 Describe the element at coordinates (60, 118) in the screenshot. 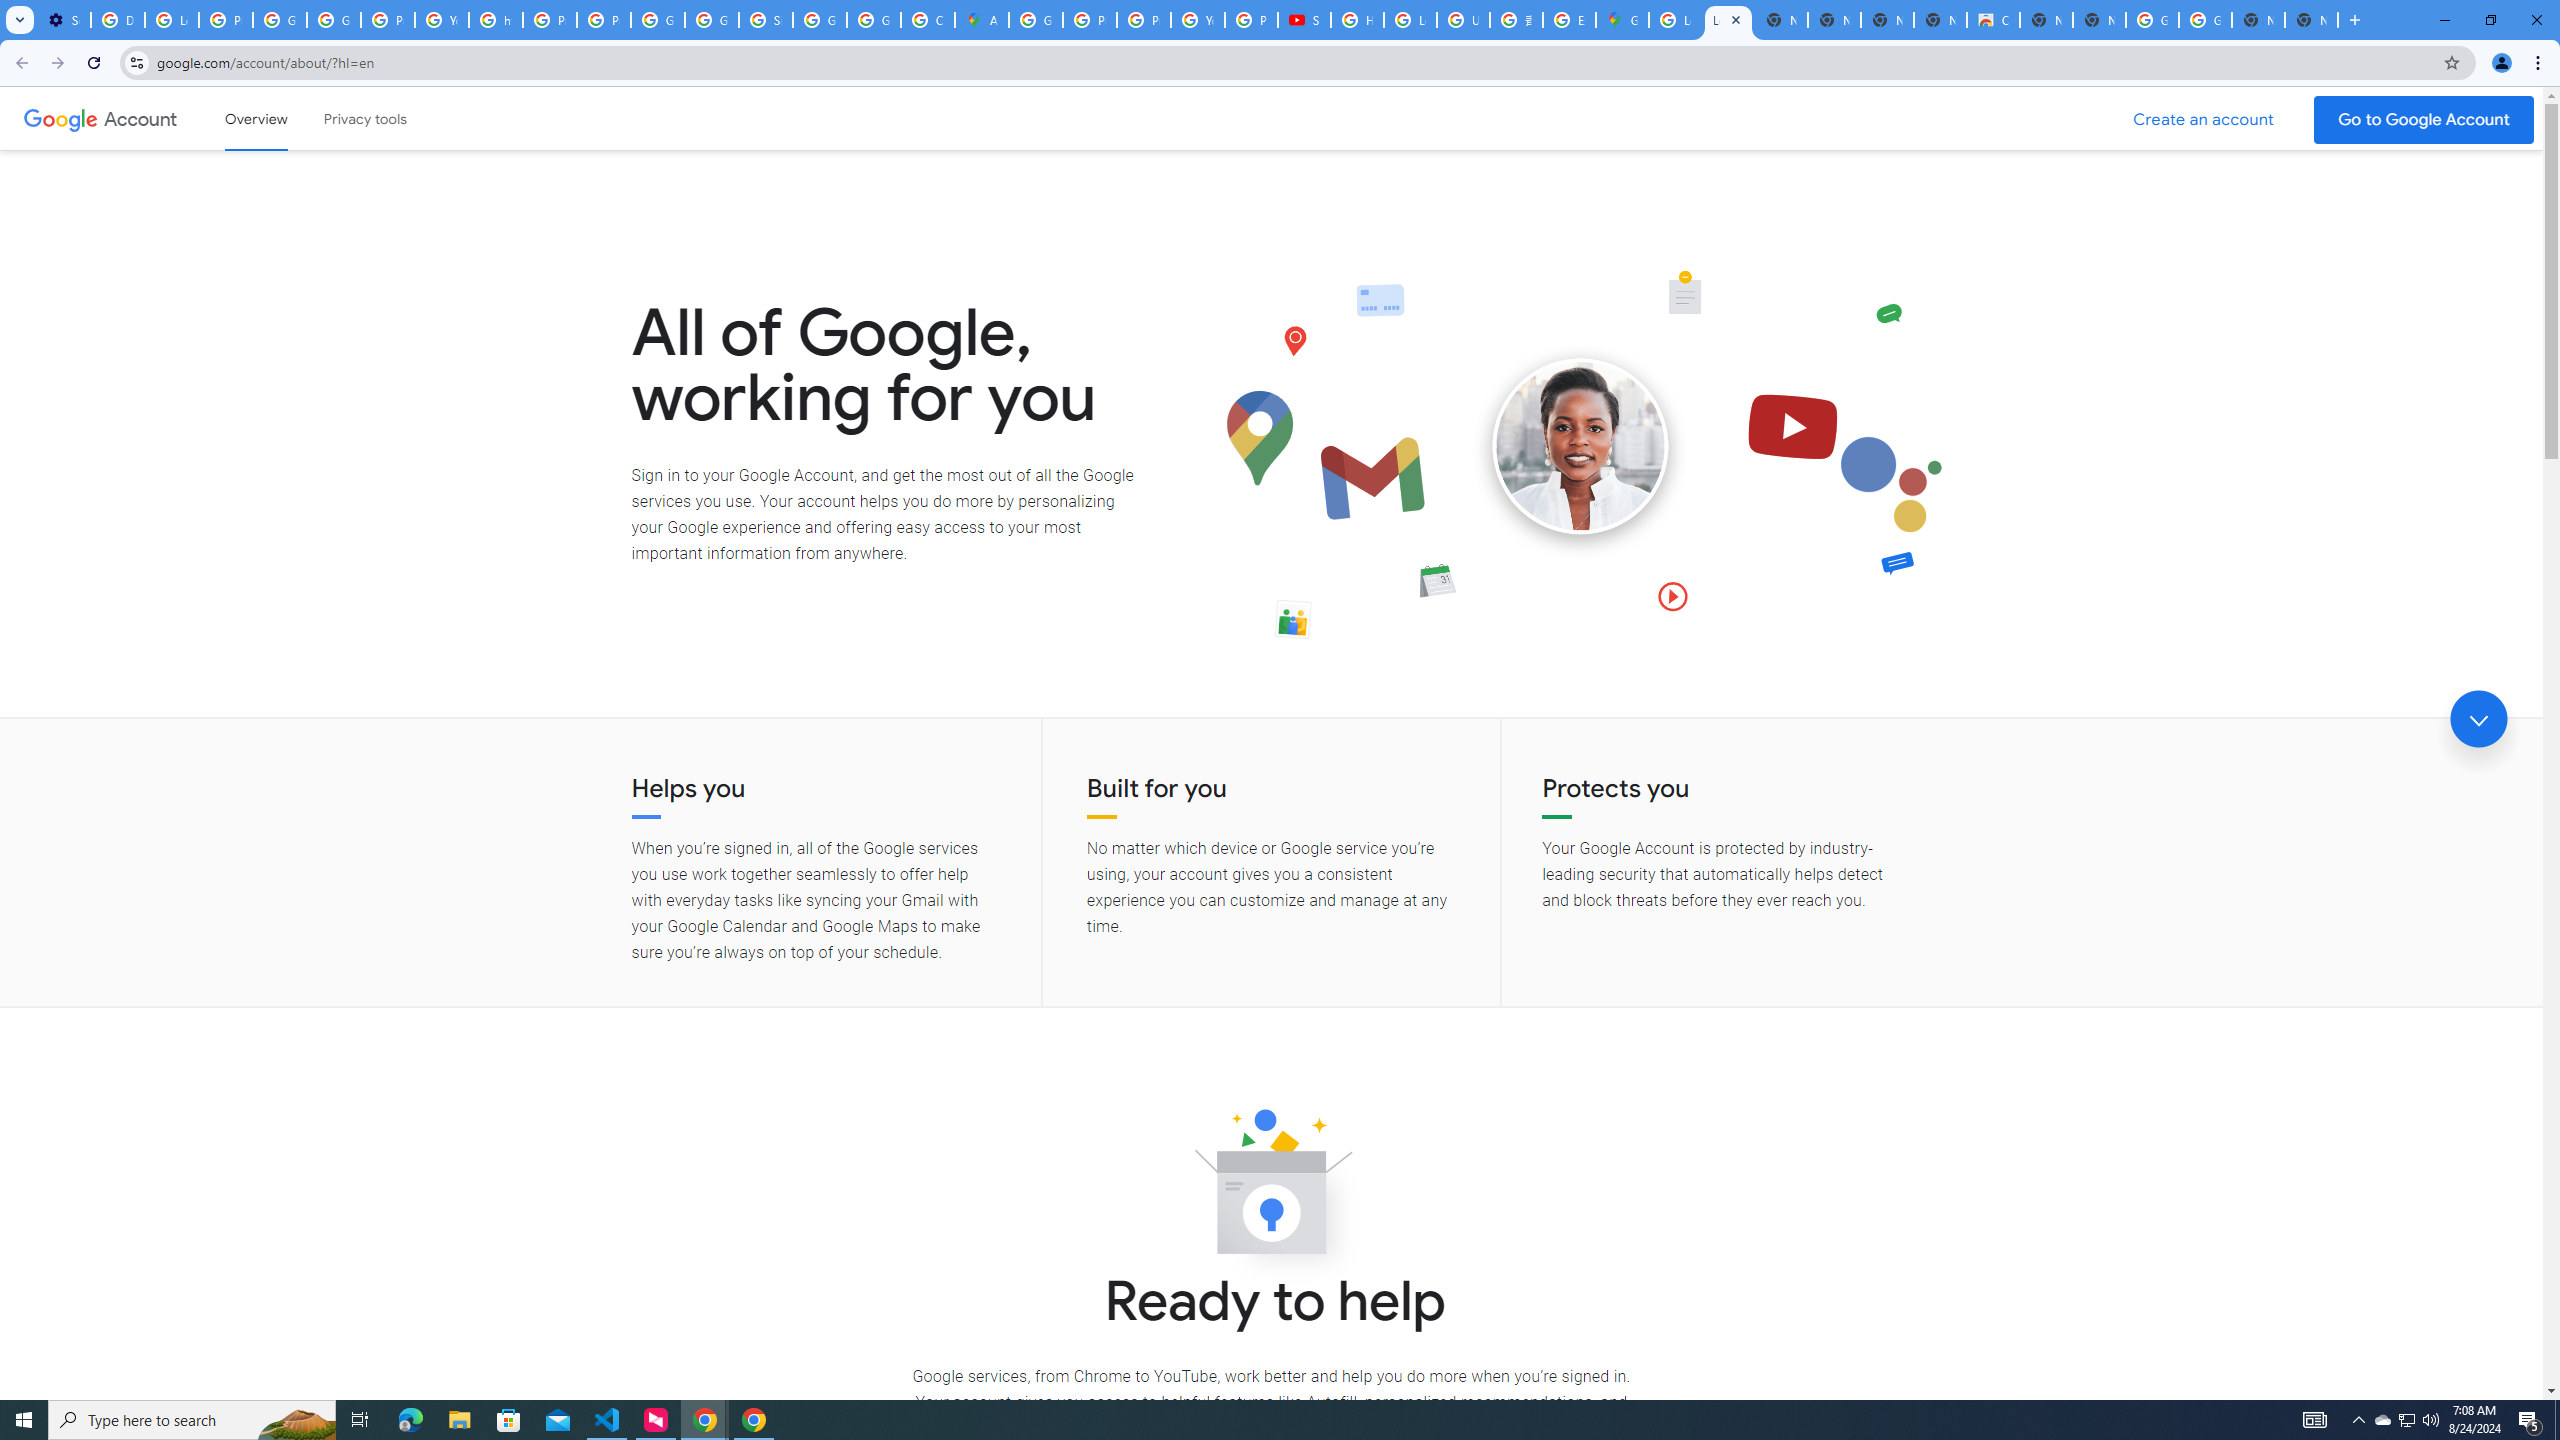

I see `'Google logo'` at that location.